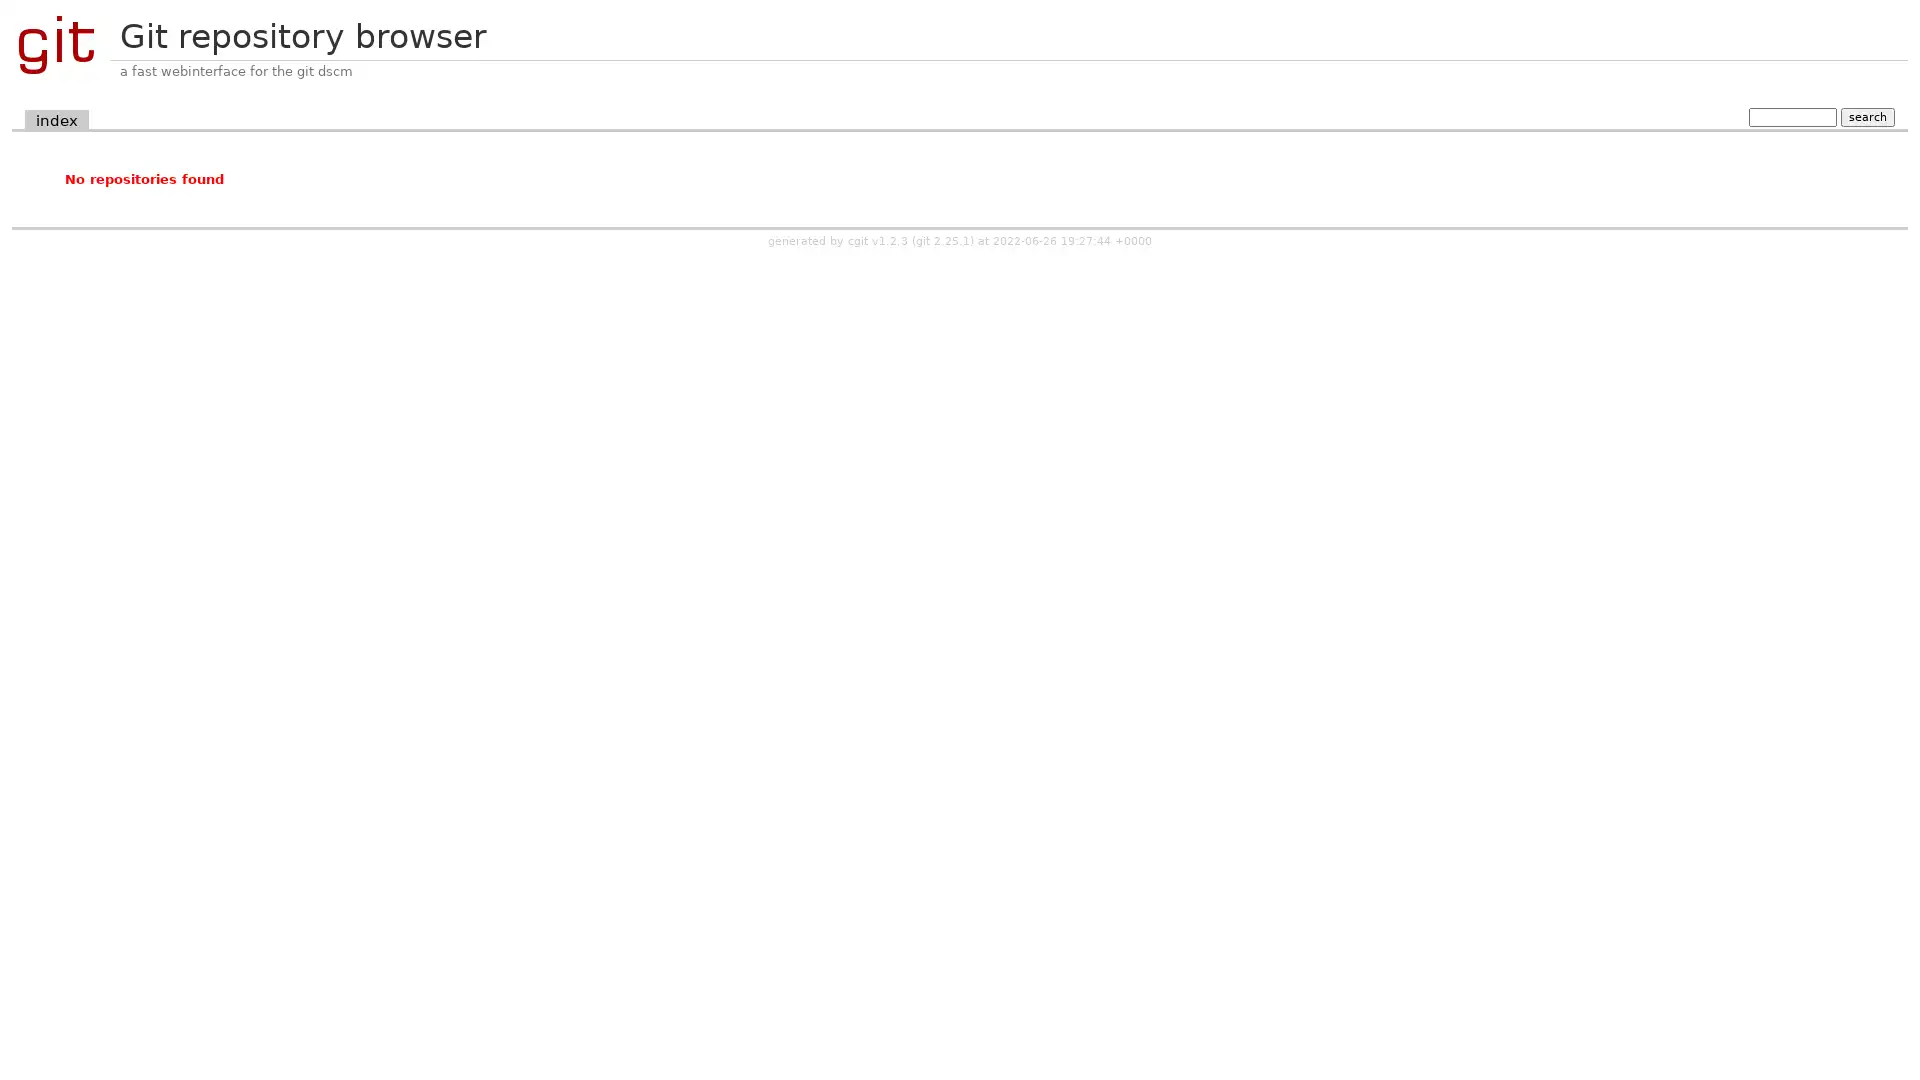  What do you see at coordinates (1866, 116) in the screenshot?
I see `search` at bounding box center [1866, 116].